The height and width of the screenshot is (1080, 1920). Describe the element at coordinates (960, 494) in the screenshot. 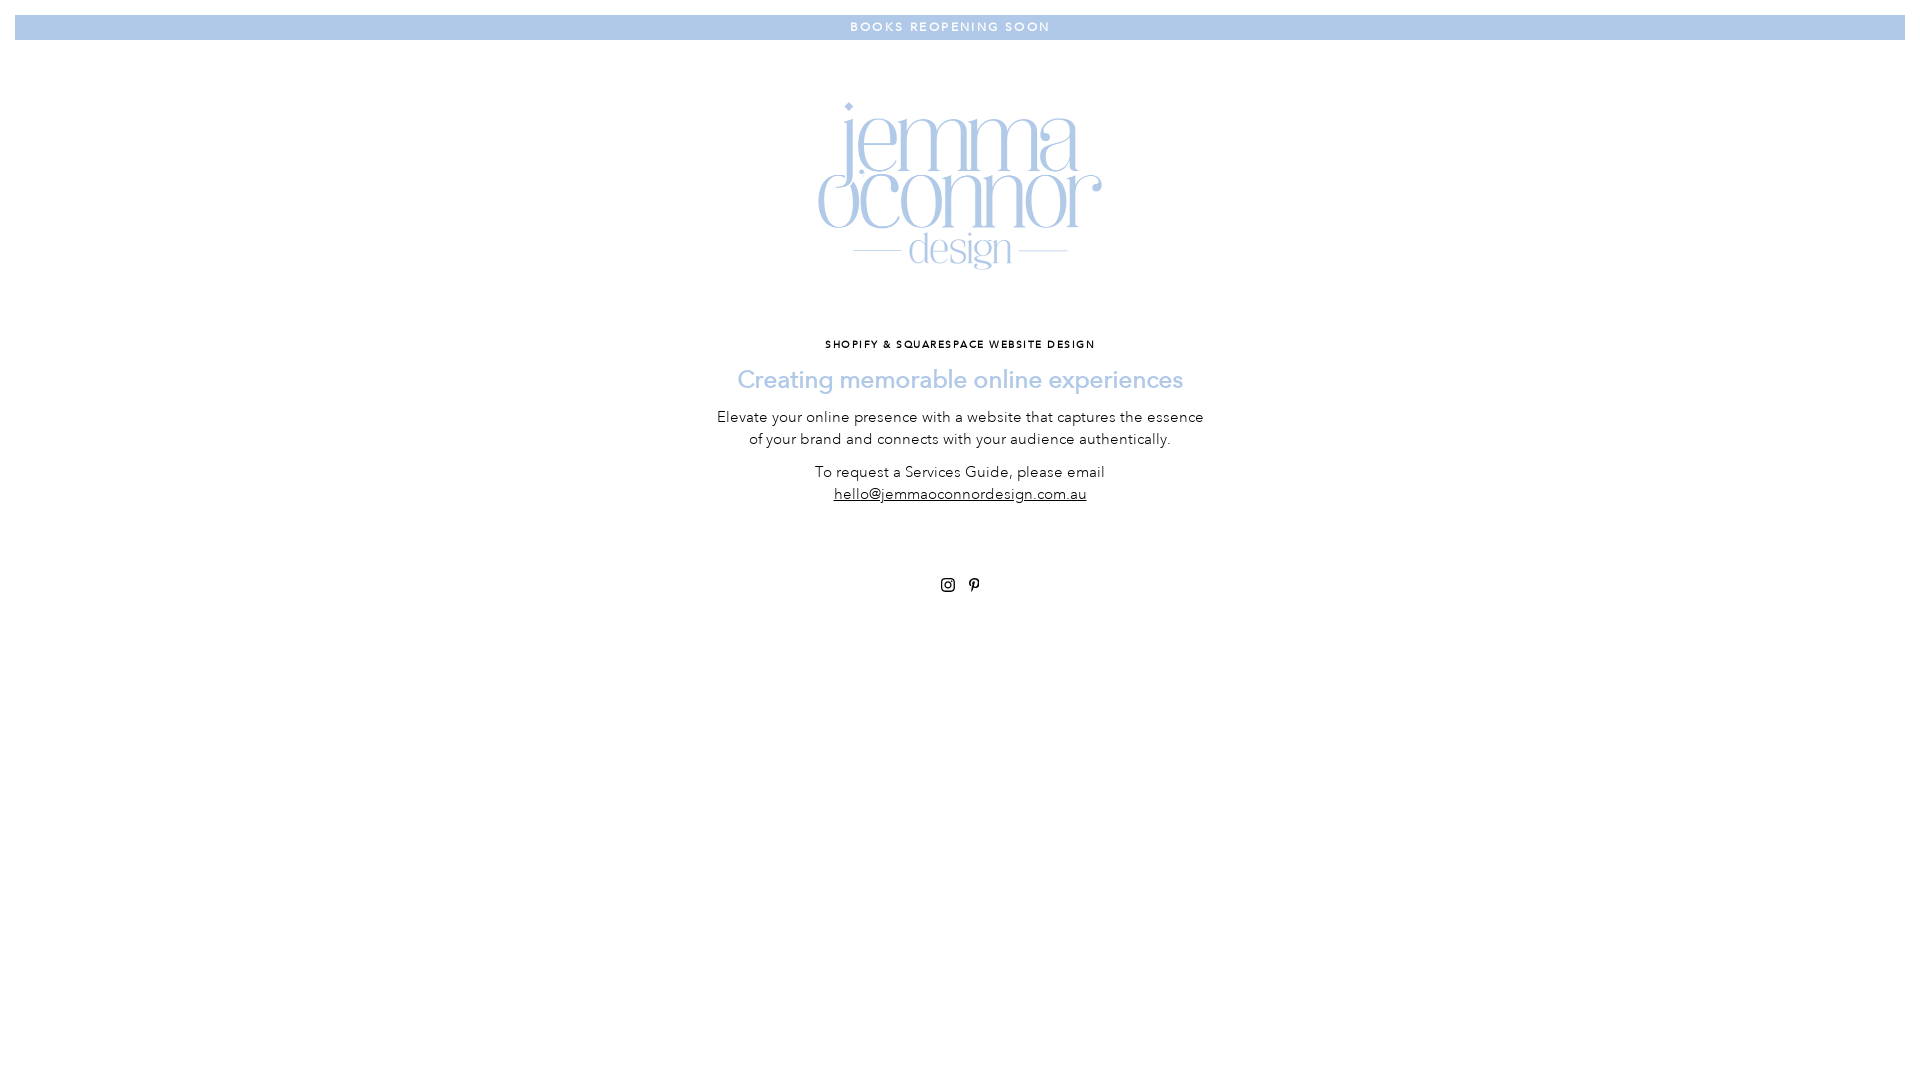

I see `'hello@jemmaoconnordesign.com.au'` at that location.